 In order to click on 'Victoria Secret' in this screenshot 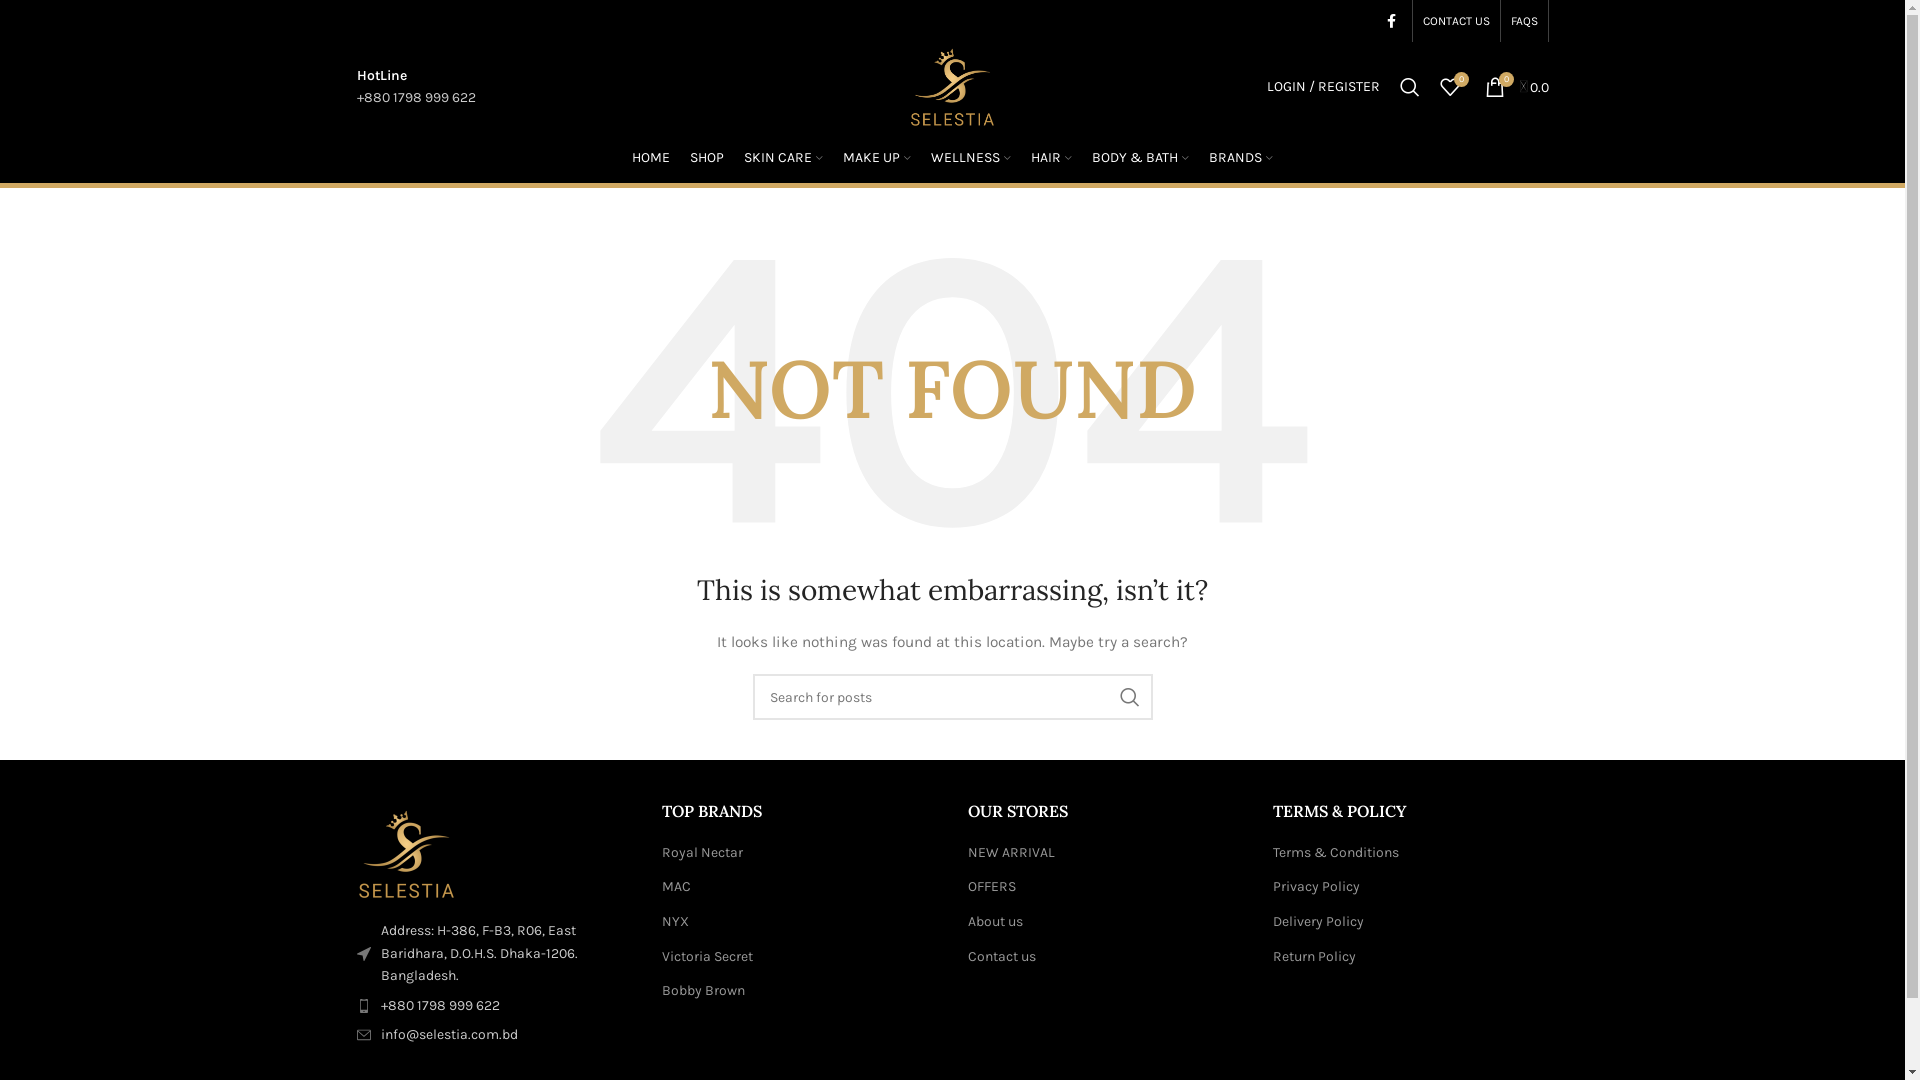, I will do `click(708, 955)`.